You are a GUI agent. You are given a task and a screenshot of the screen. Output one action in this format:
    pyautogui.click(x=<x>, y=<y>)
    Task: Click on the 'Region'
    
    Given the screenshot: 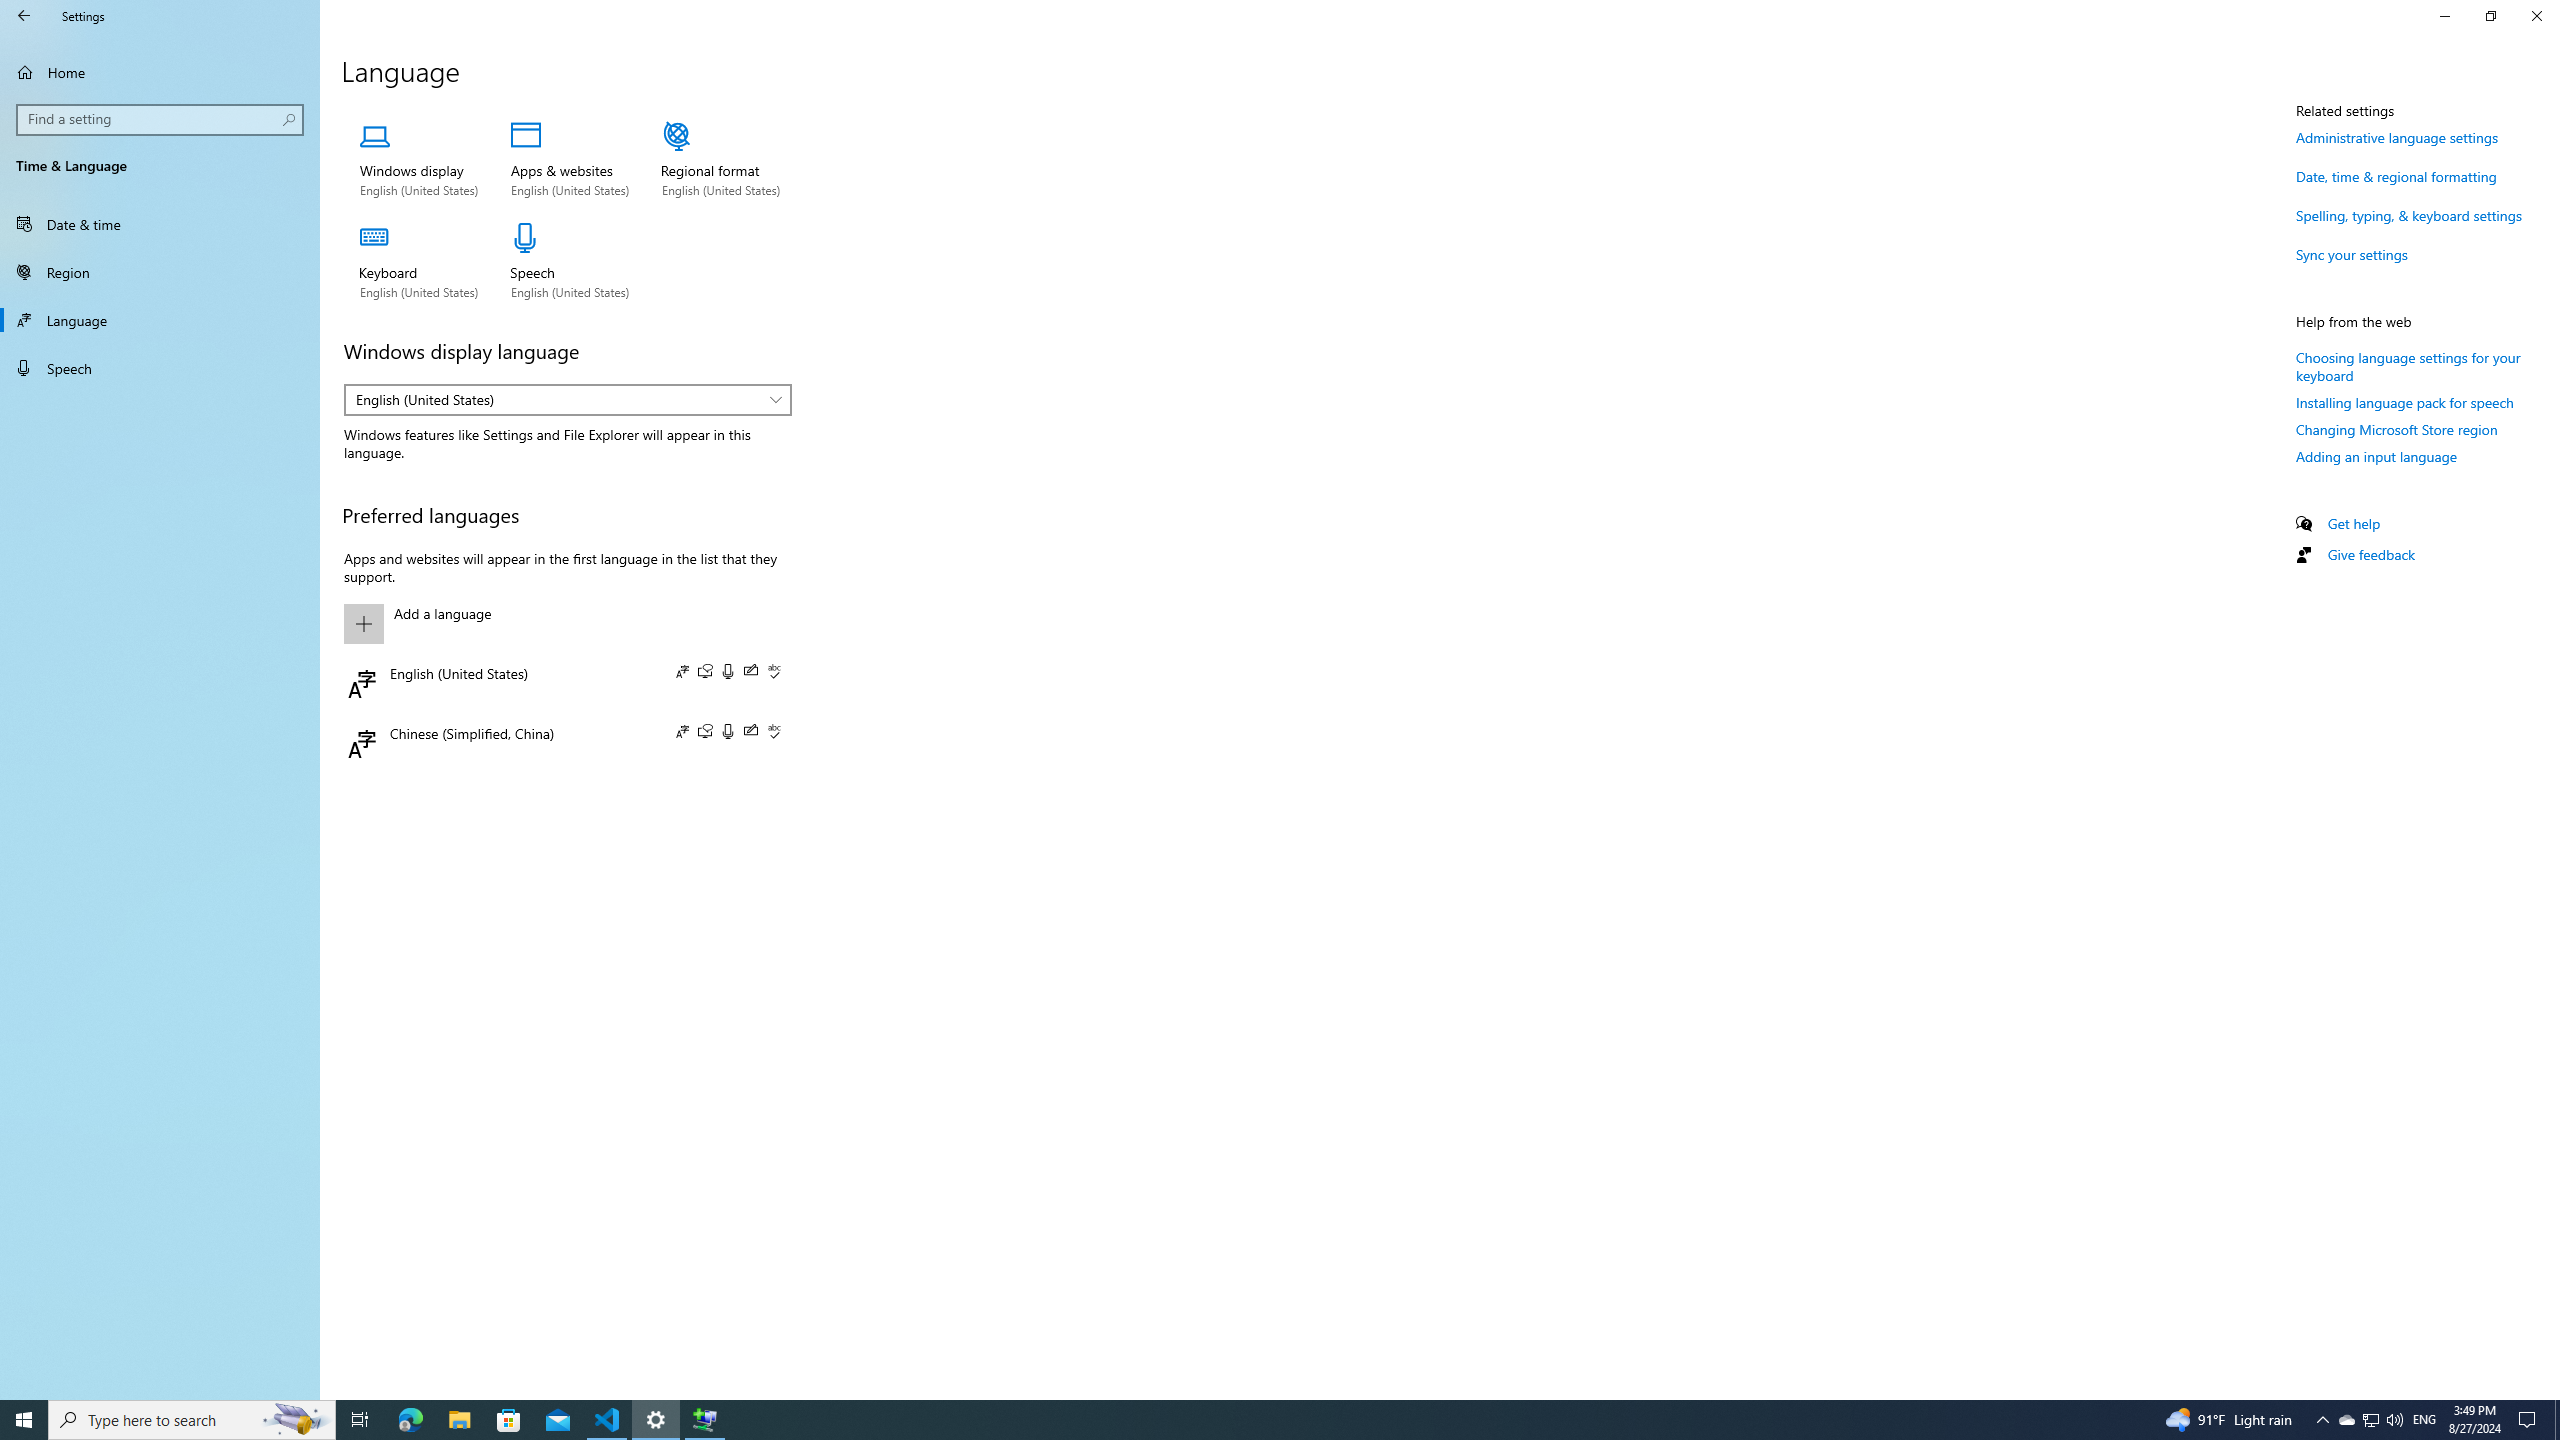 What is the action you would take?
    pyautogui.click(x=159, y=271)
    